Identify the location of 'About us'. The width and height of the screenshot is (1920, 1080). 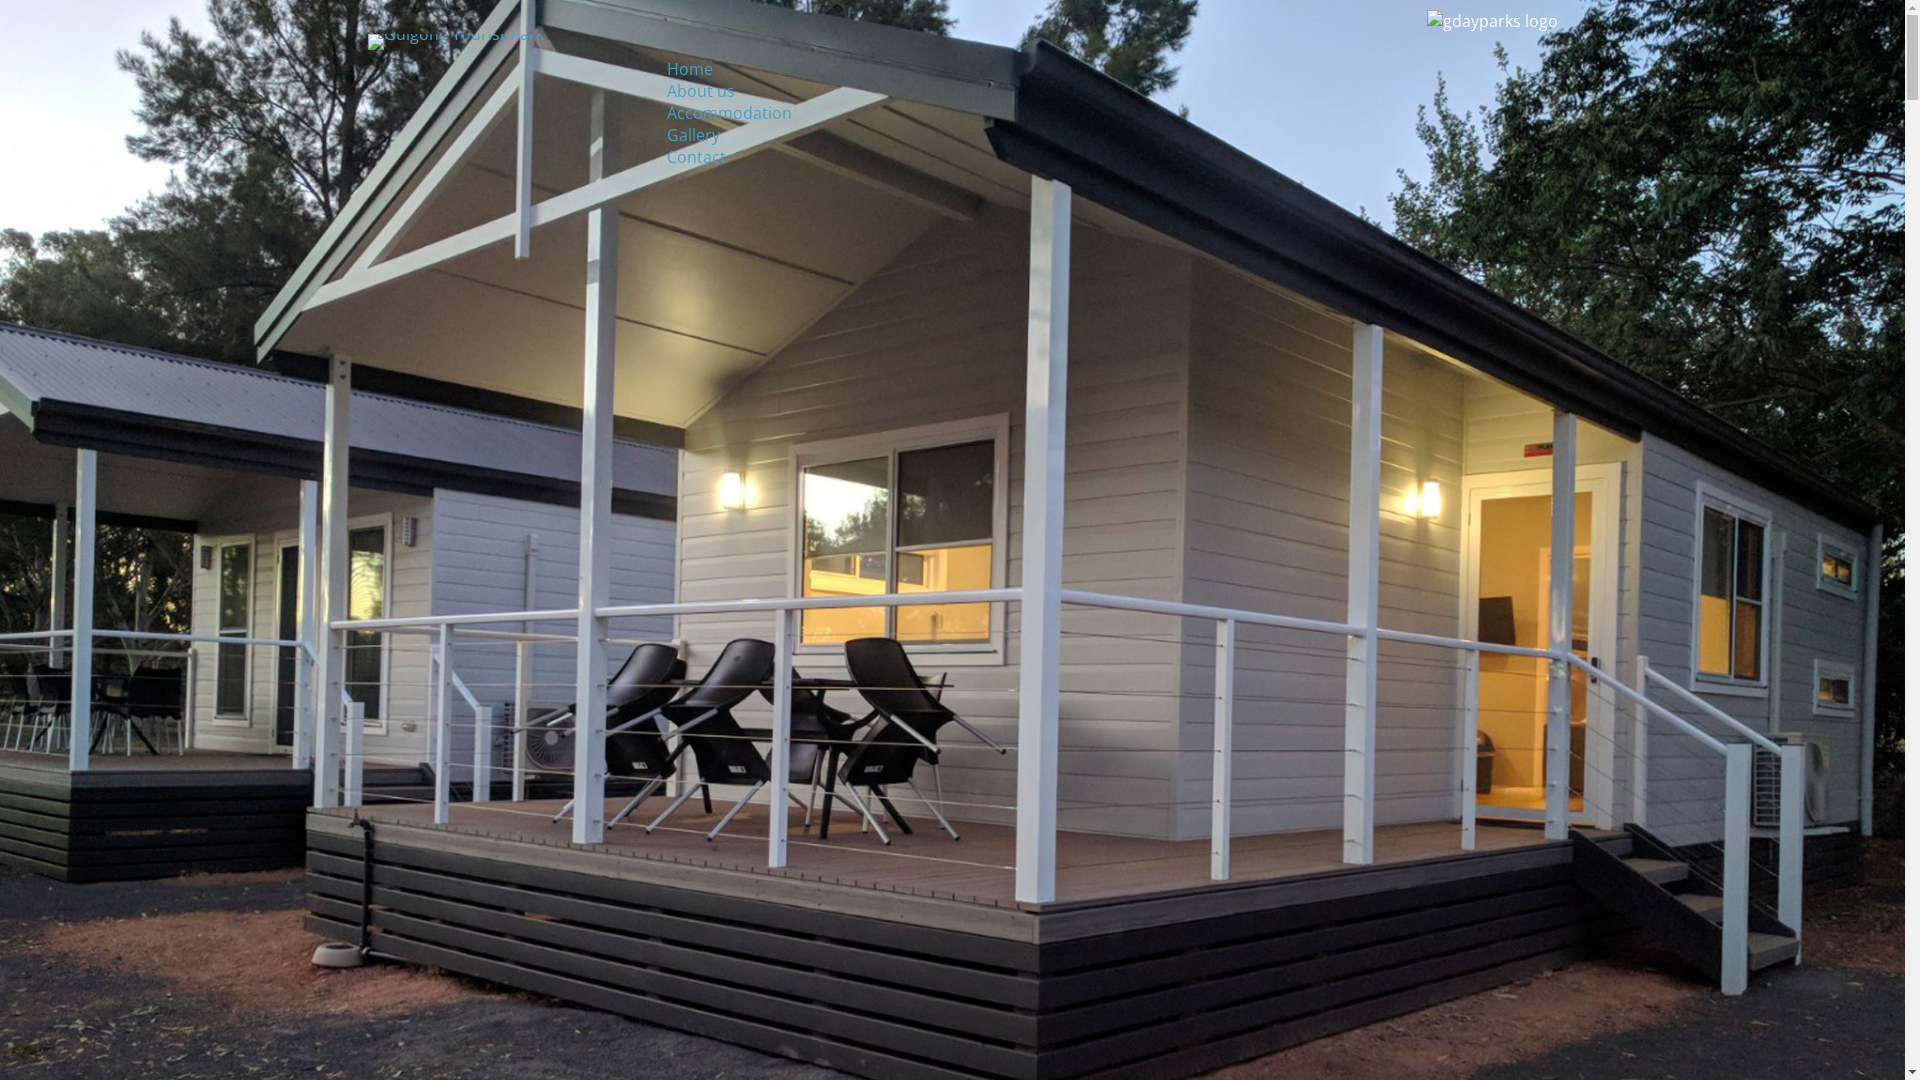
(700, 91).